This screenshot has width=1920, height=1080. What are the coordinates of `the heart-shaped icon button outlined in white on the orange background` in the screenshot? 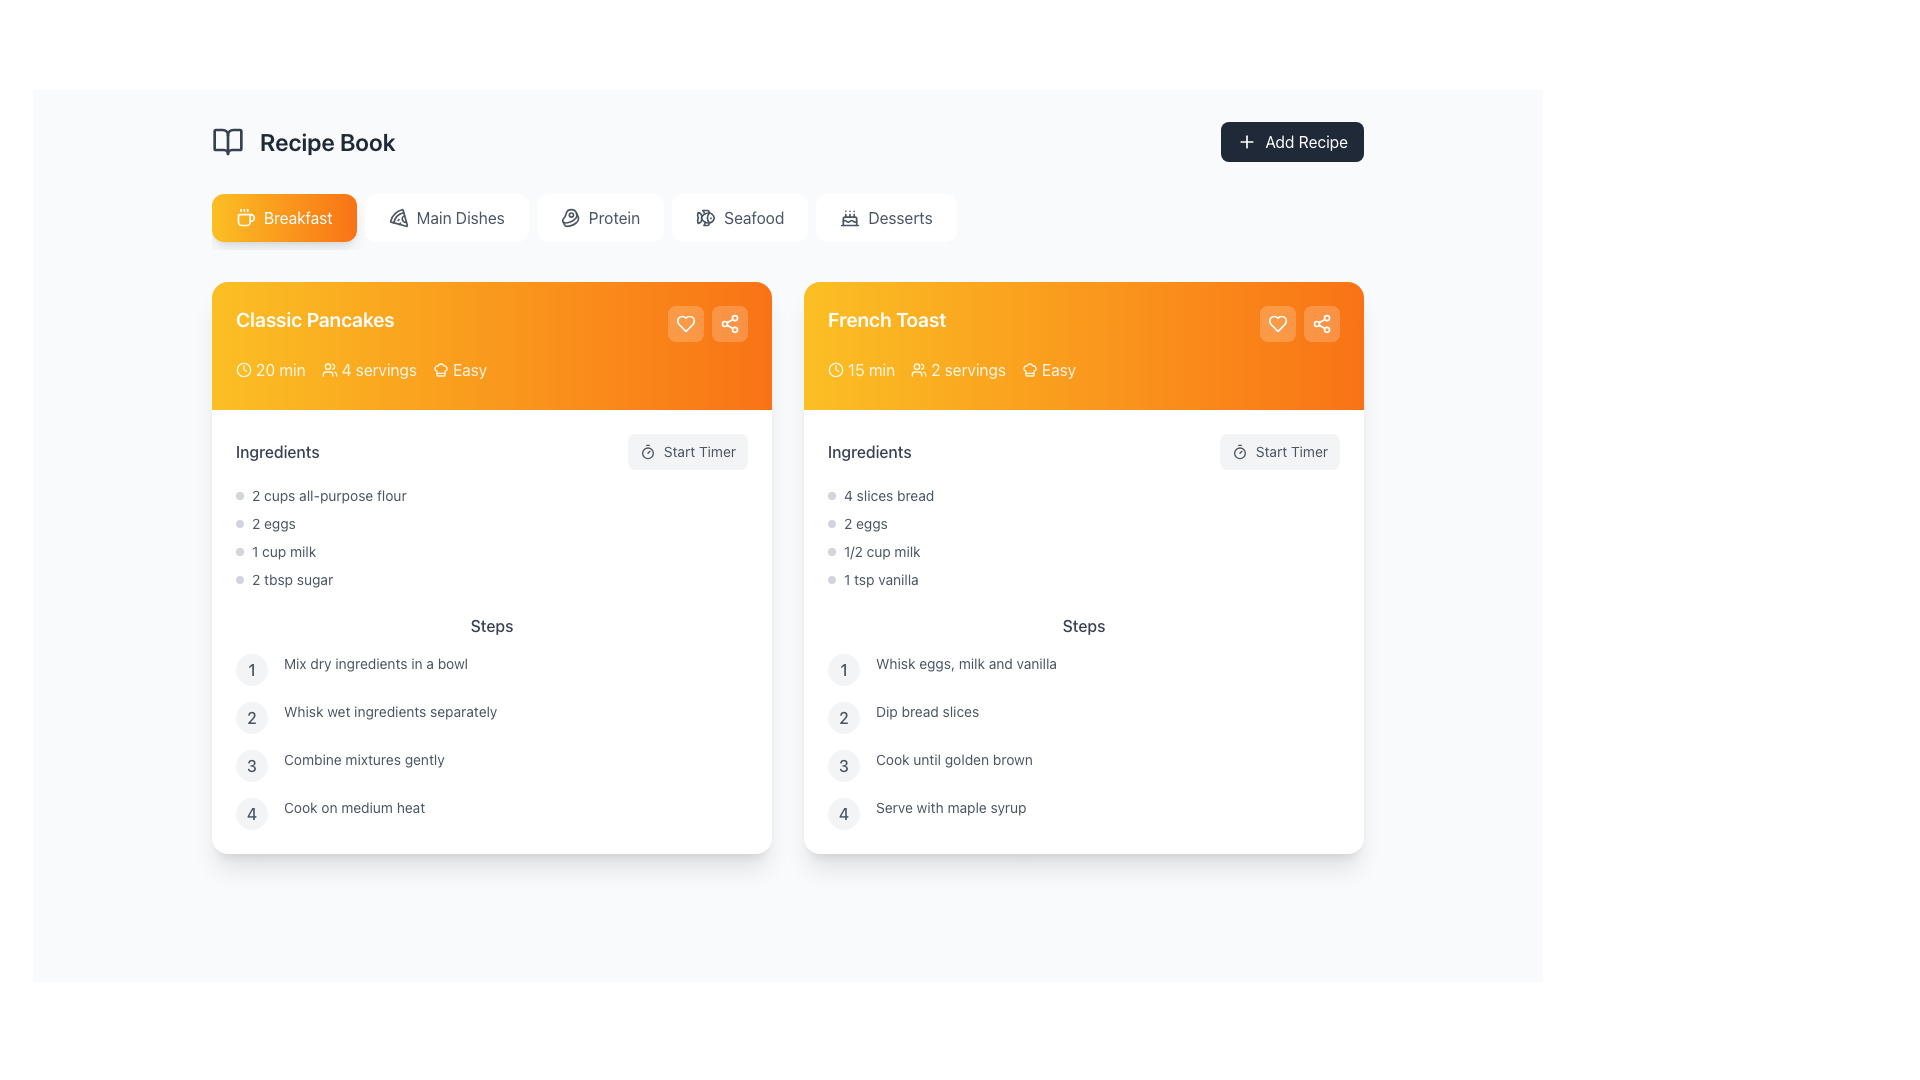 It's located at (1276, 323).